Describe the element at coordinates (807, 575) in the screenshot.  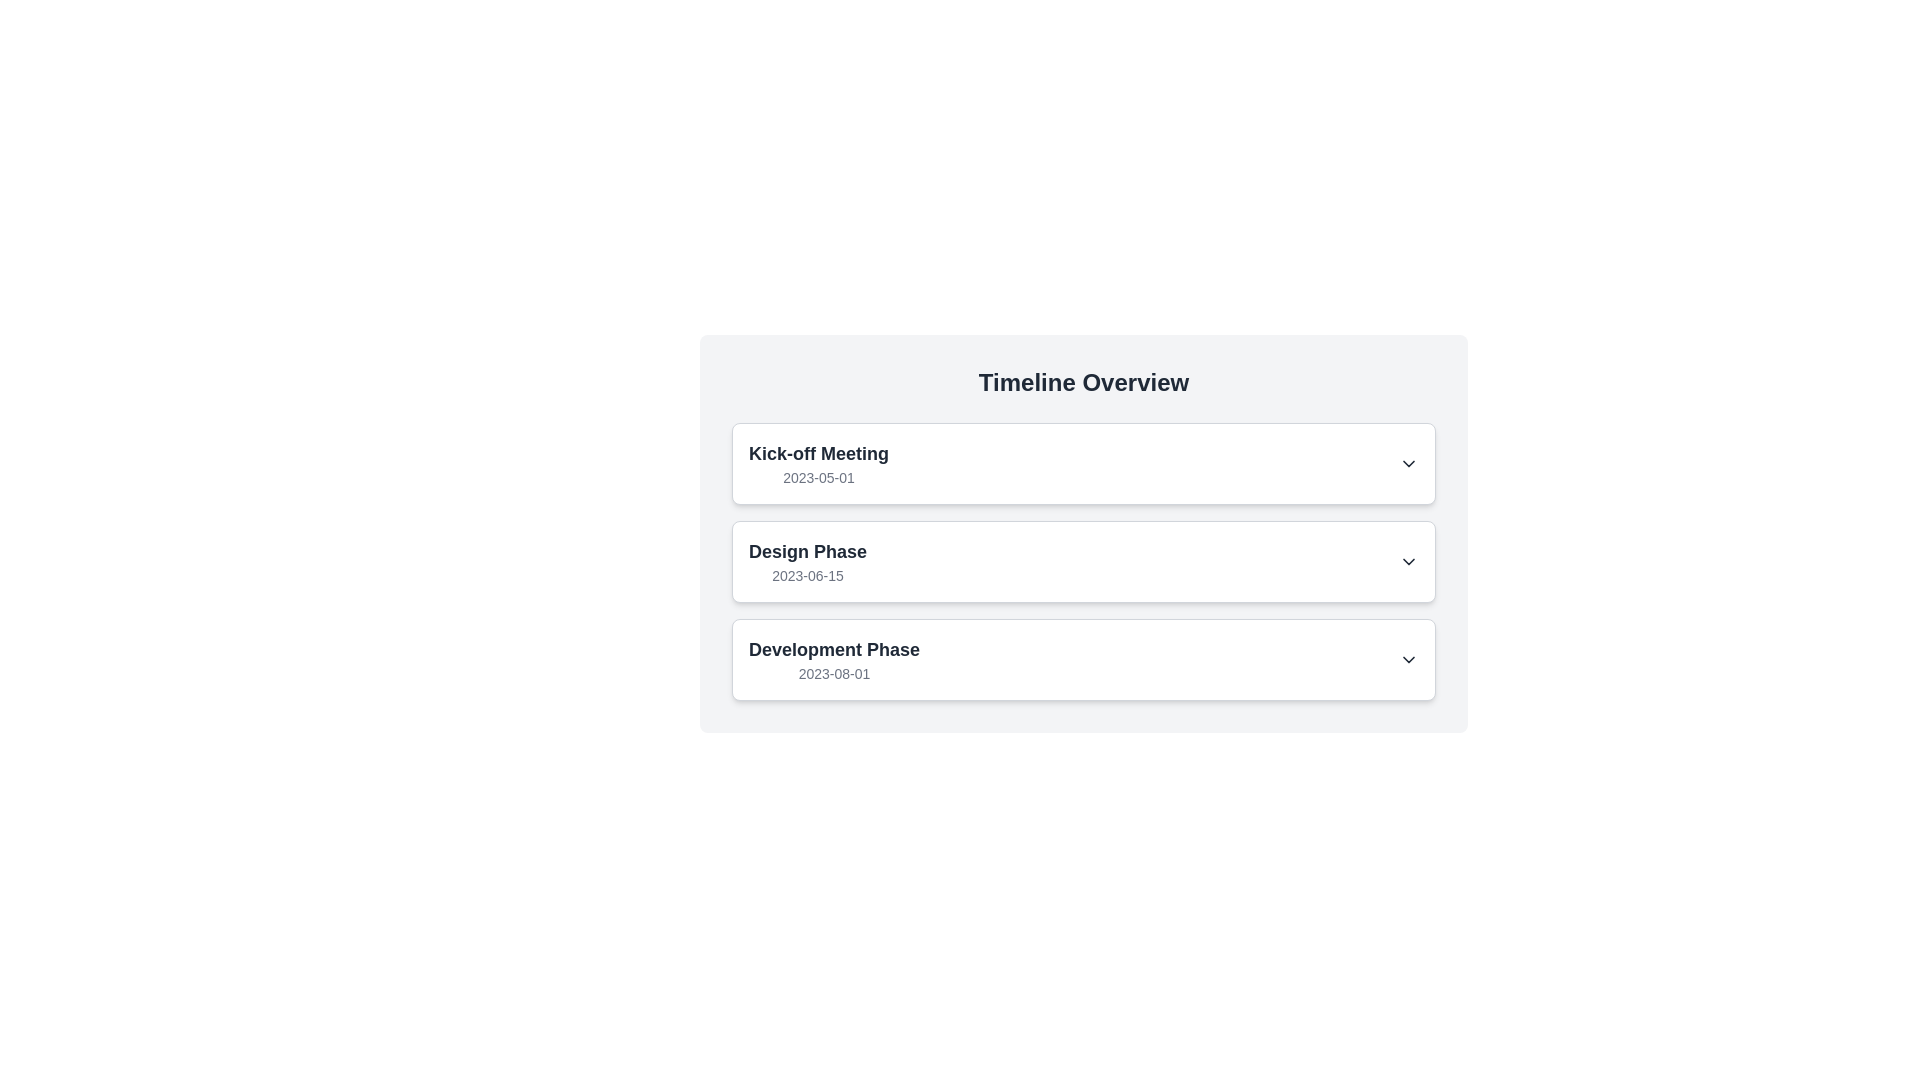
I see `the text label displaying '2023-06-15', which is located directly below the 'Design Phase' title within the event timeline card` at that location.